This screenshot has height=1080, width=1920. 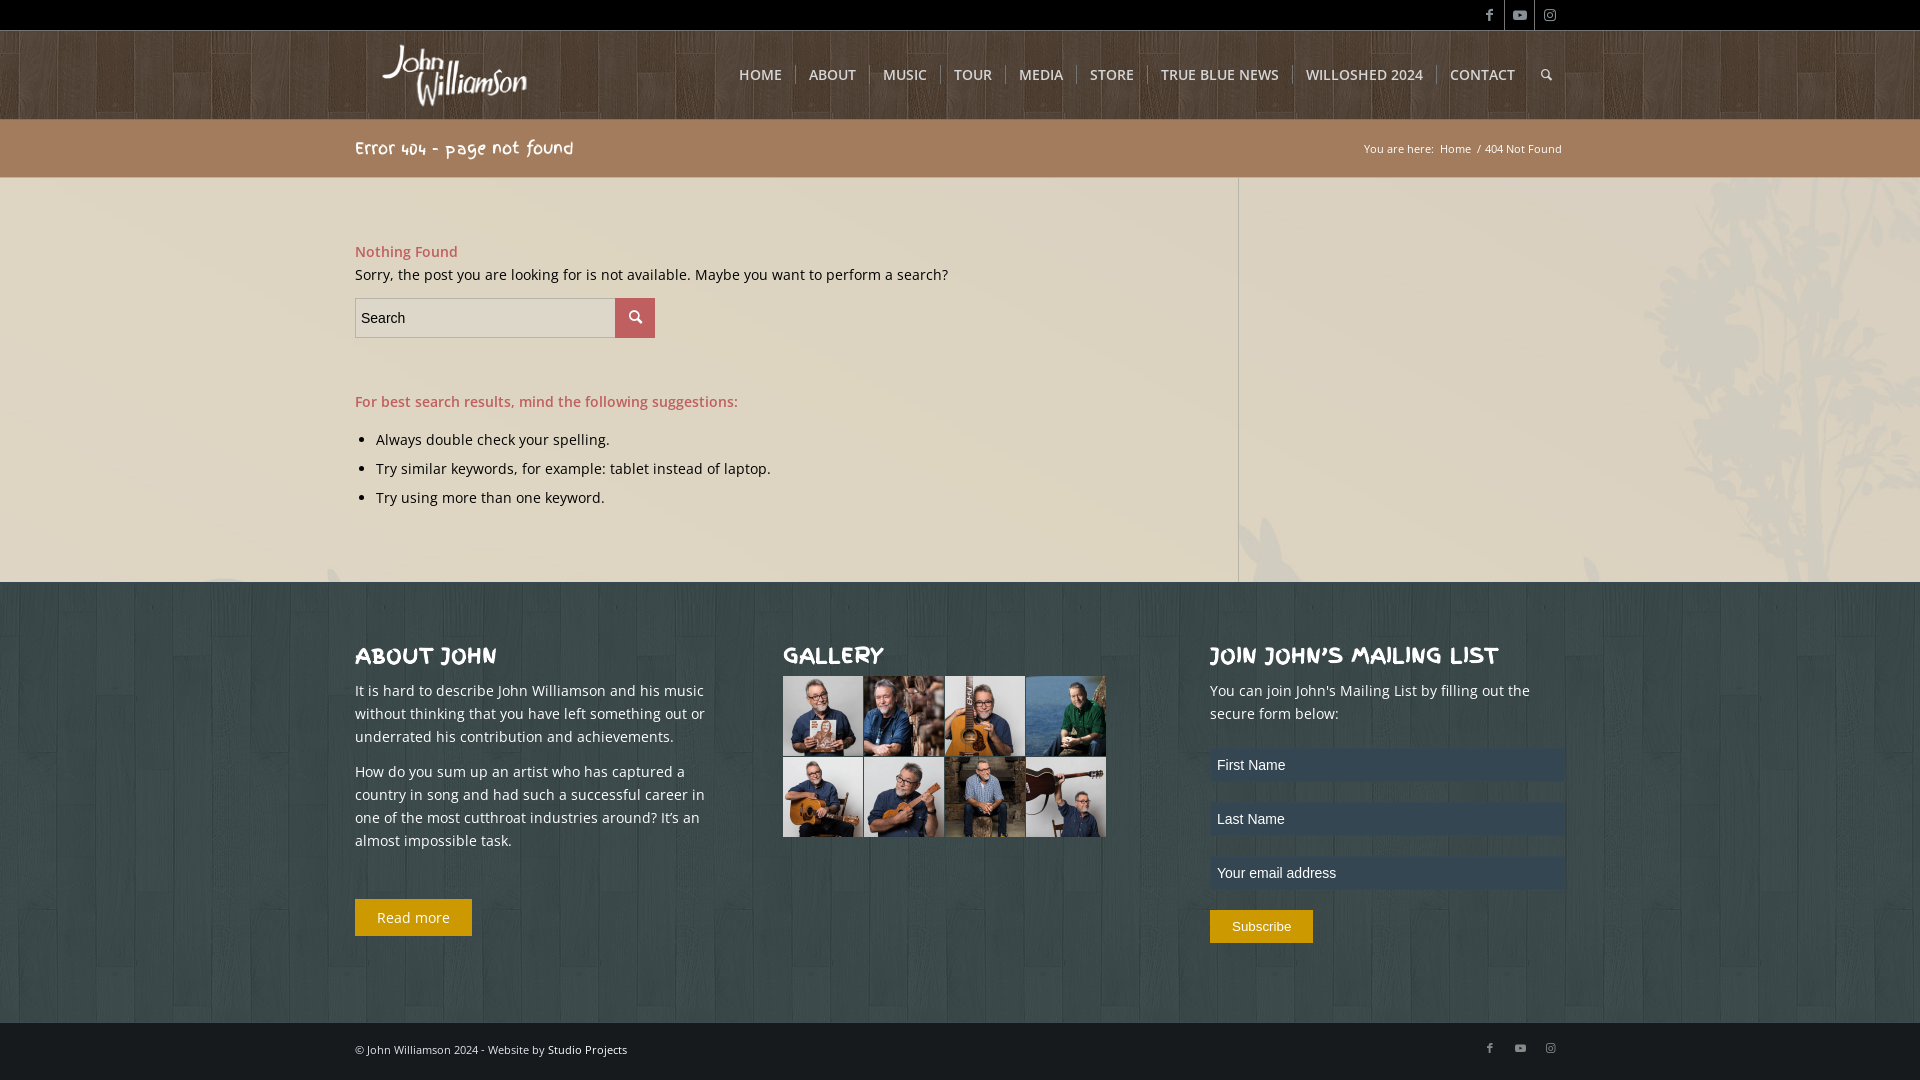 I want to click on 'TRUE BLUE NEWS', so click(x=1218, y=73).